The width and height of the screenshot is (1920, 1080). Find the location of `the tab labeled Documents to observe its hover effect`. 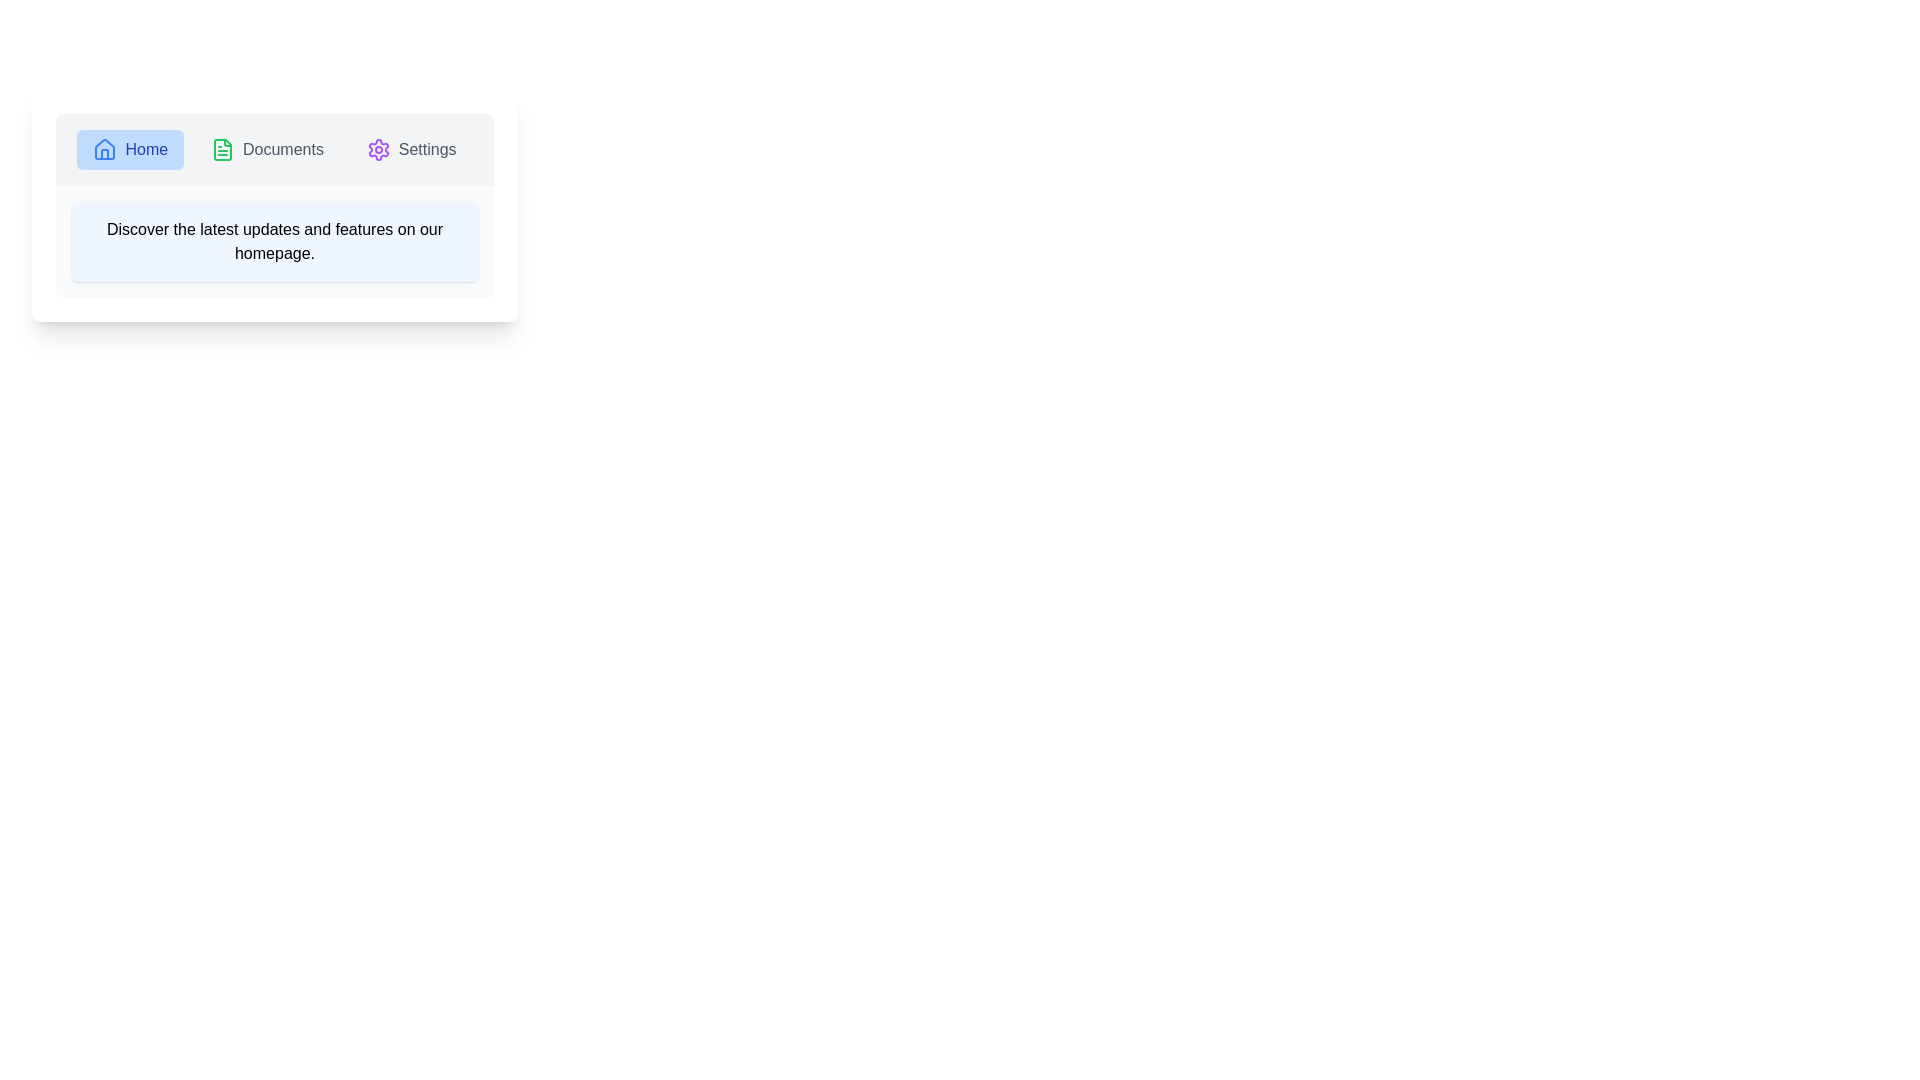

the tab labeled Documents to observe its hover effect is located at coordinates (266, 149).